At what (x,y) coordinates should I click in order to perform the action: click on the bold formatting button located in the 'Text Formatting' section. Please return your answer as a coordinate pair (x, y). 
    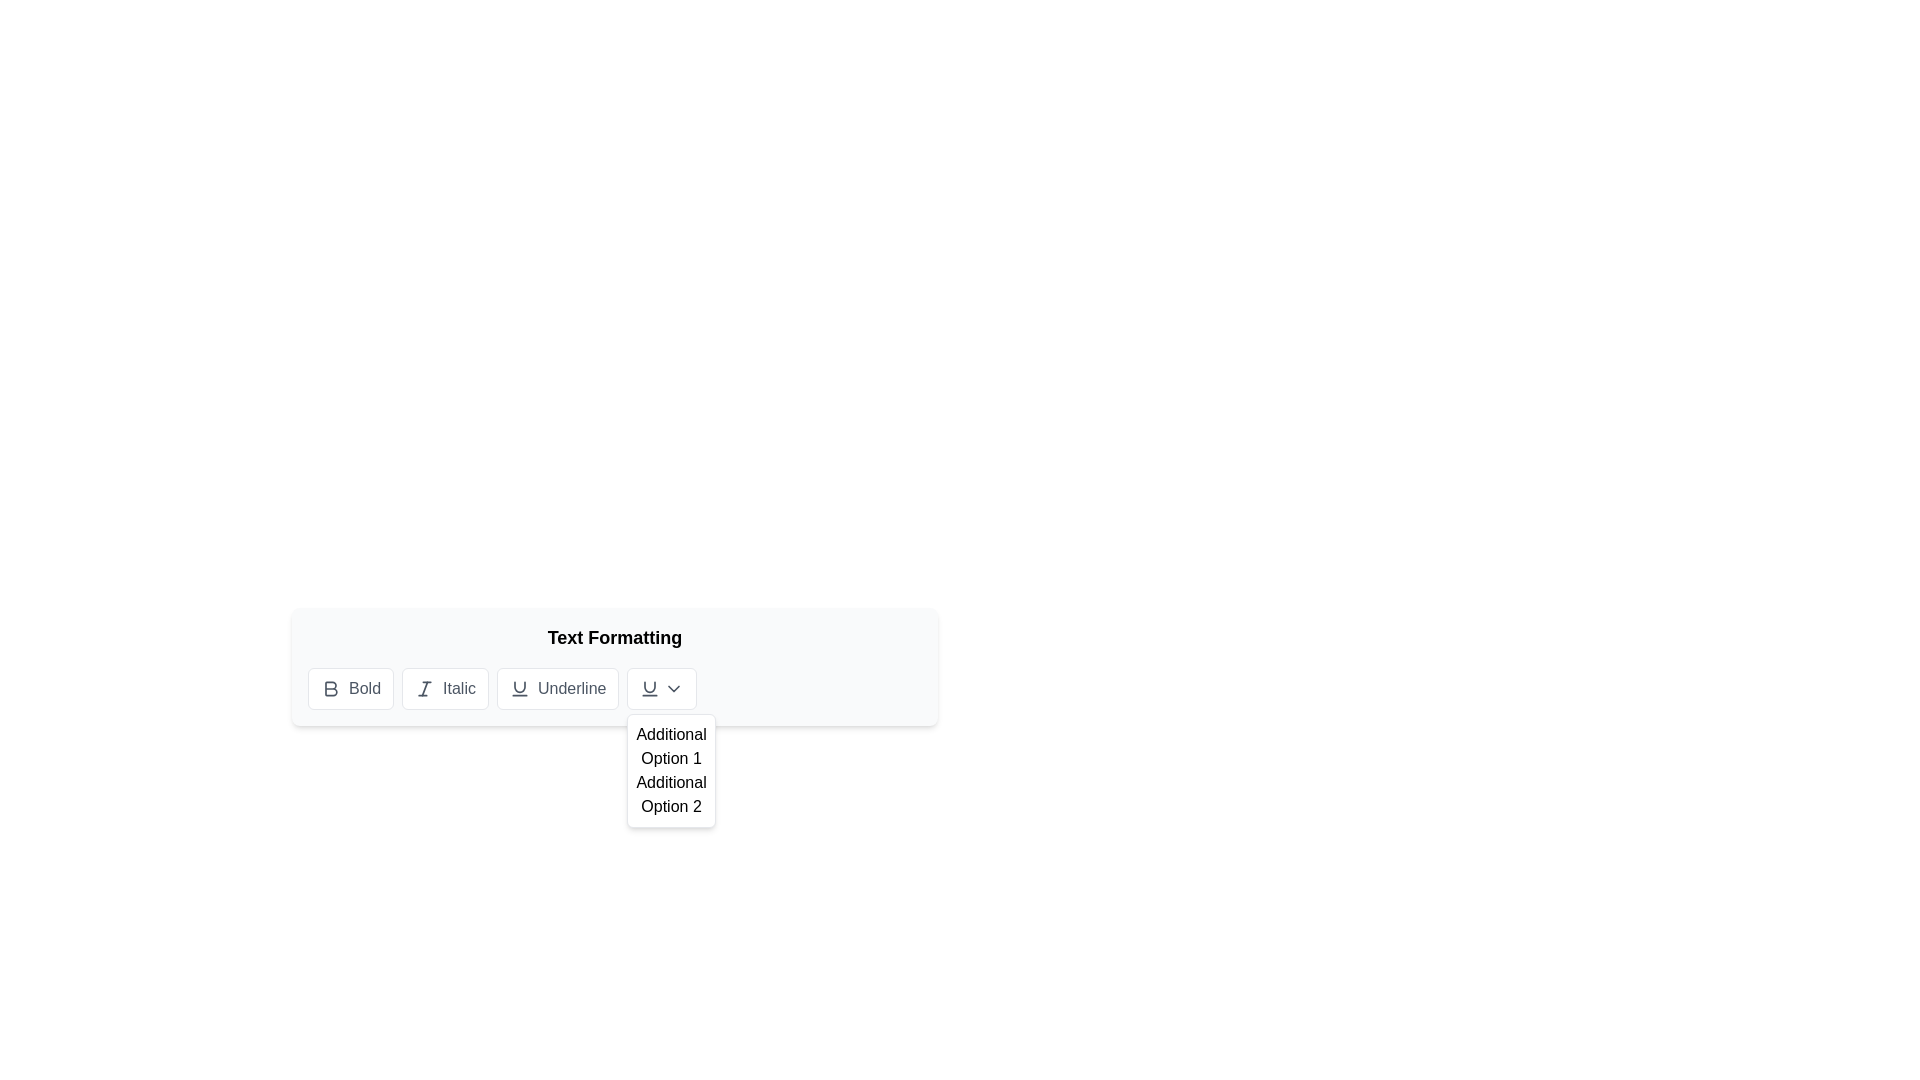
    Looking at the image, I should click on (350, 688).